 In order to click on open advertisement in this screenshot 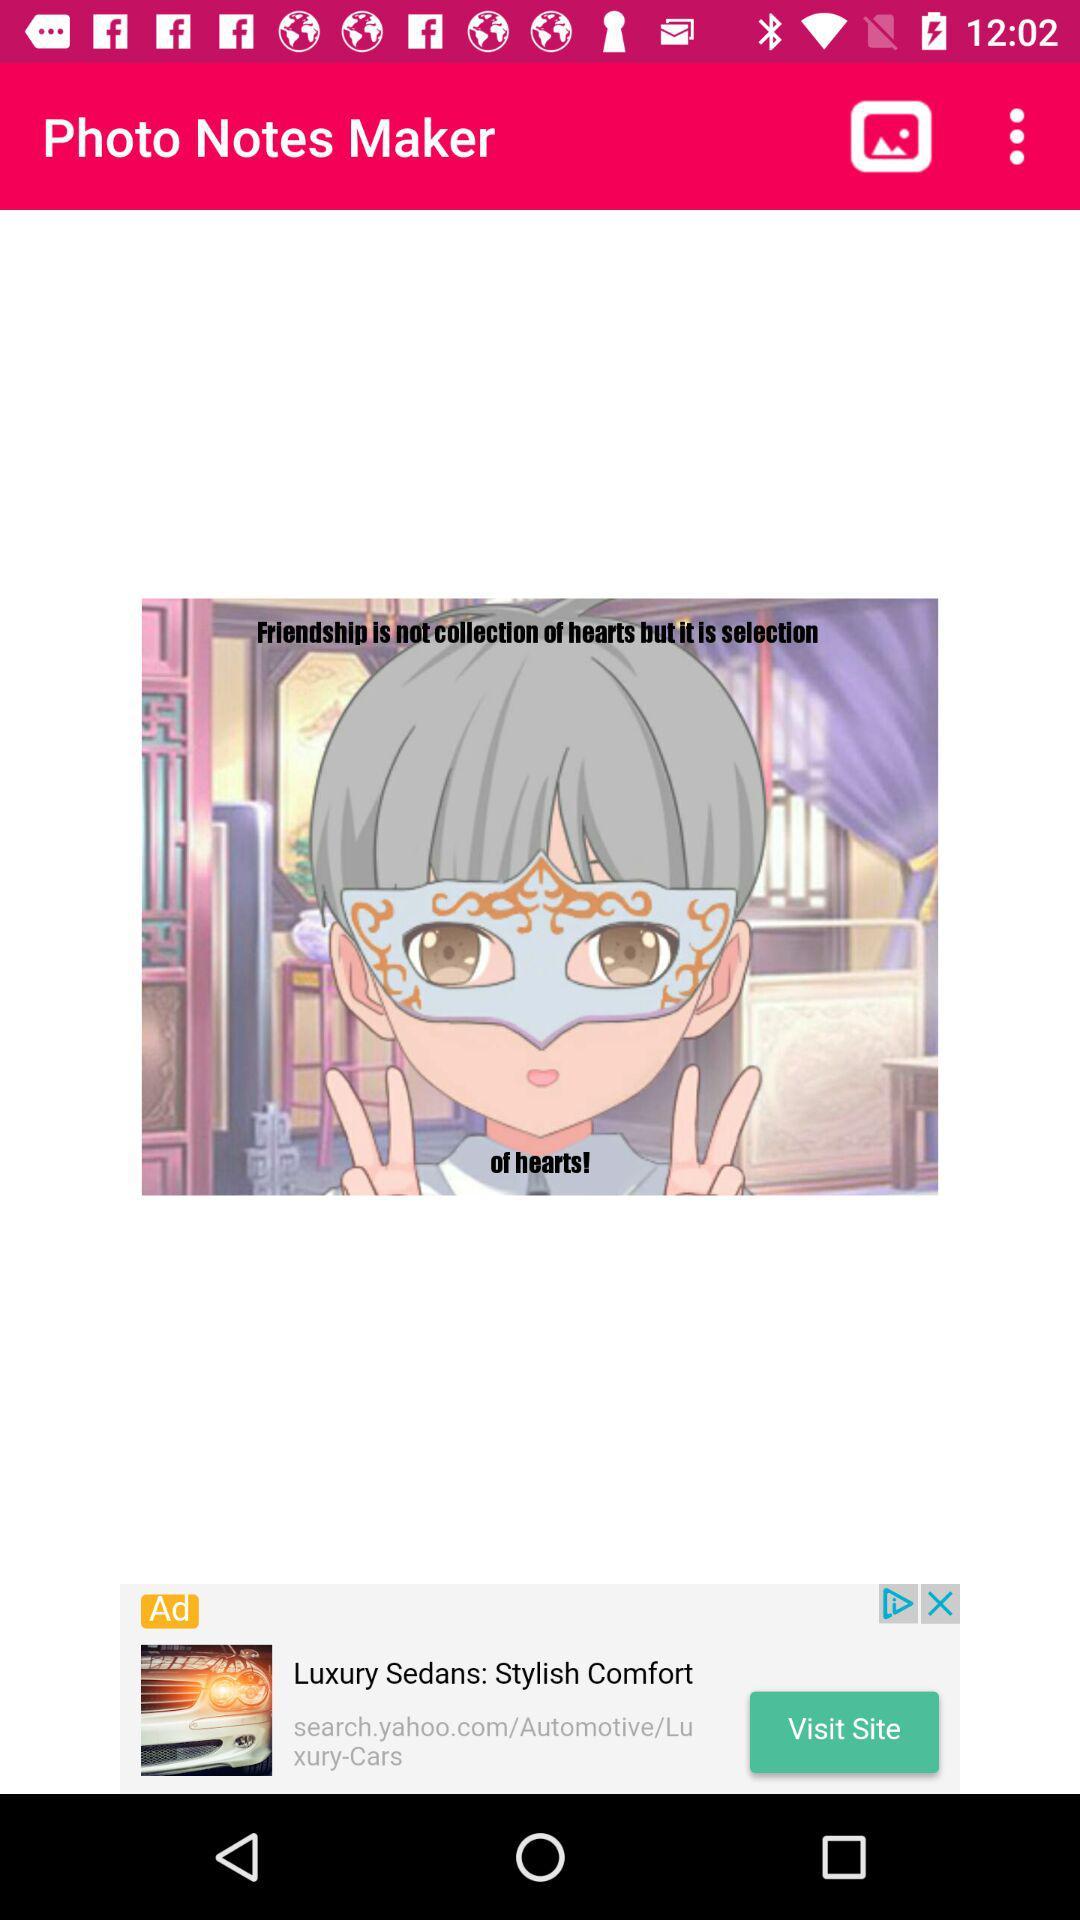, I will do `click(540, 1688)`.